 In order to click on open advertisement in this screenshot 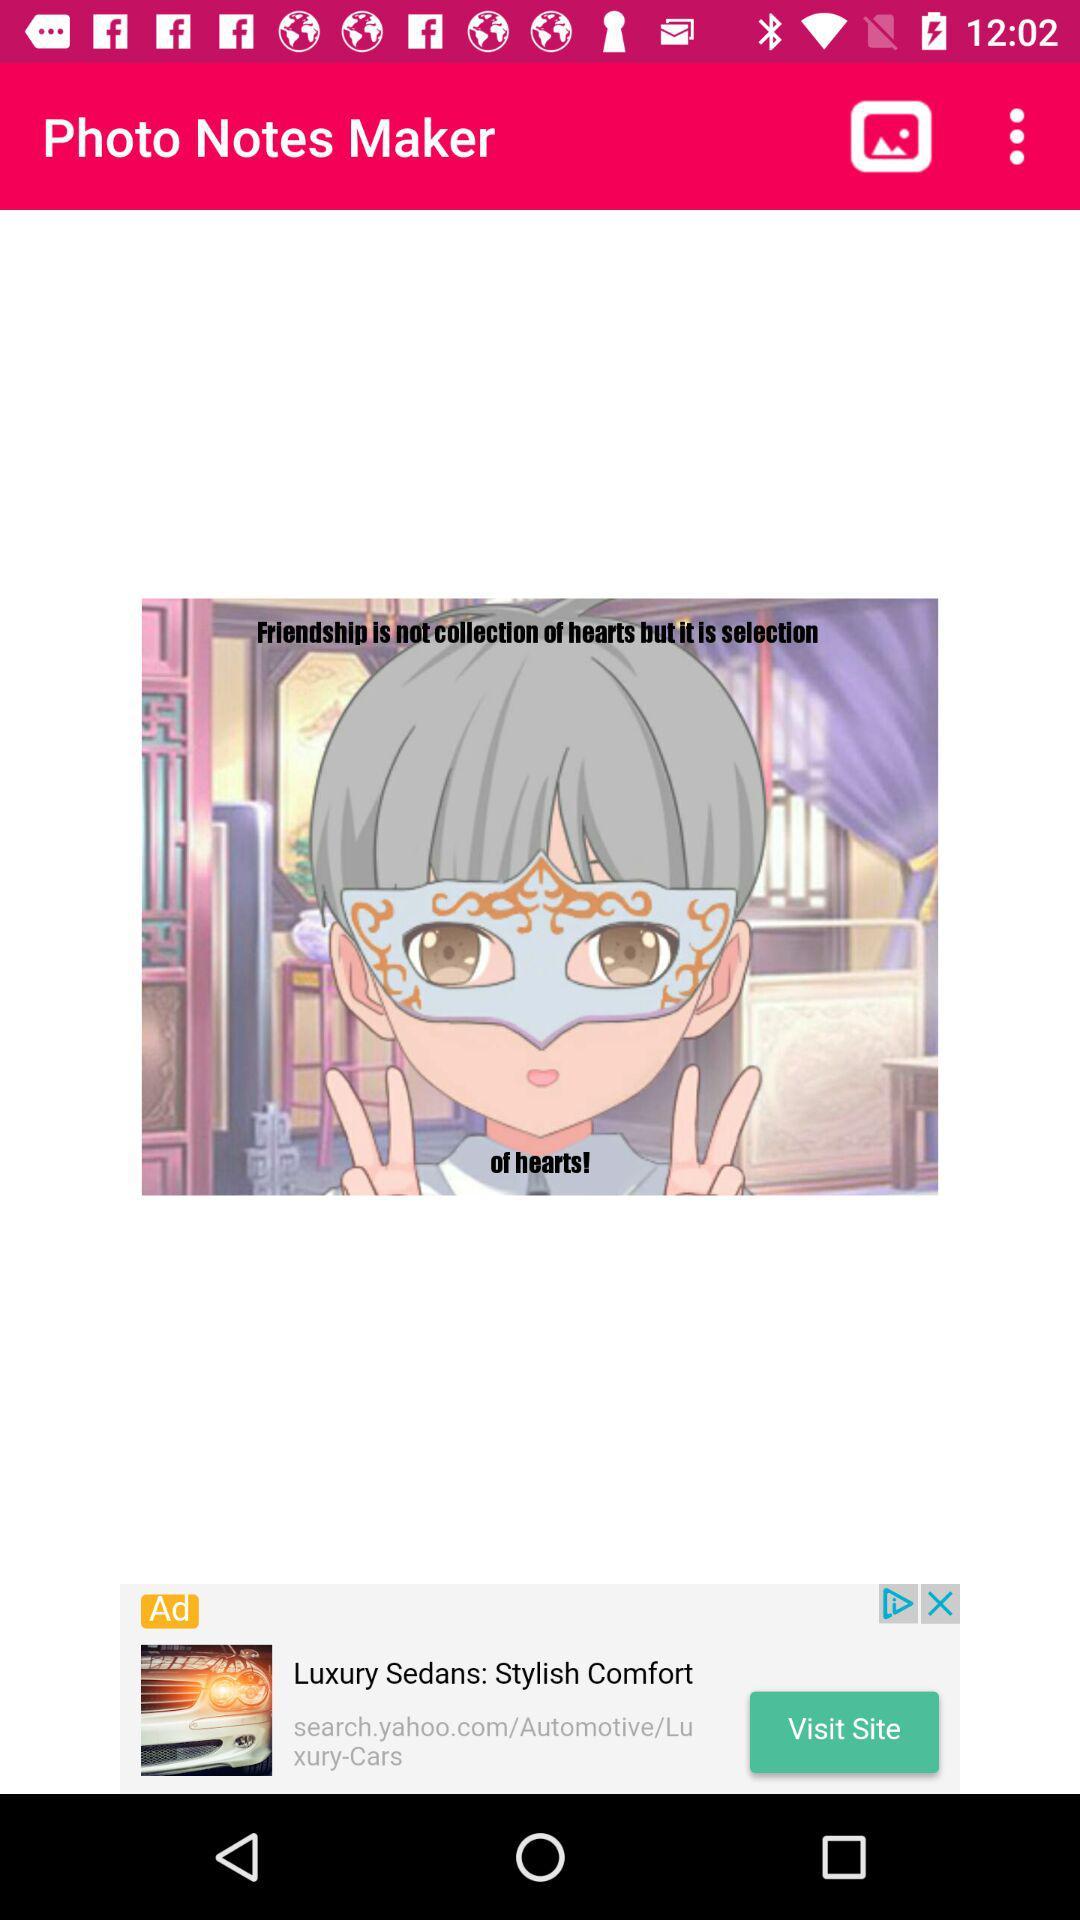, I will do `click(540, 1688)`.